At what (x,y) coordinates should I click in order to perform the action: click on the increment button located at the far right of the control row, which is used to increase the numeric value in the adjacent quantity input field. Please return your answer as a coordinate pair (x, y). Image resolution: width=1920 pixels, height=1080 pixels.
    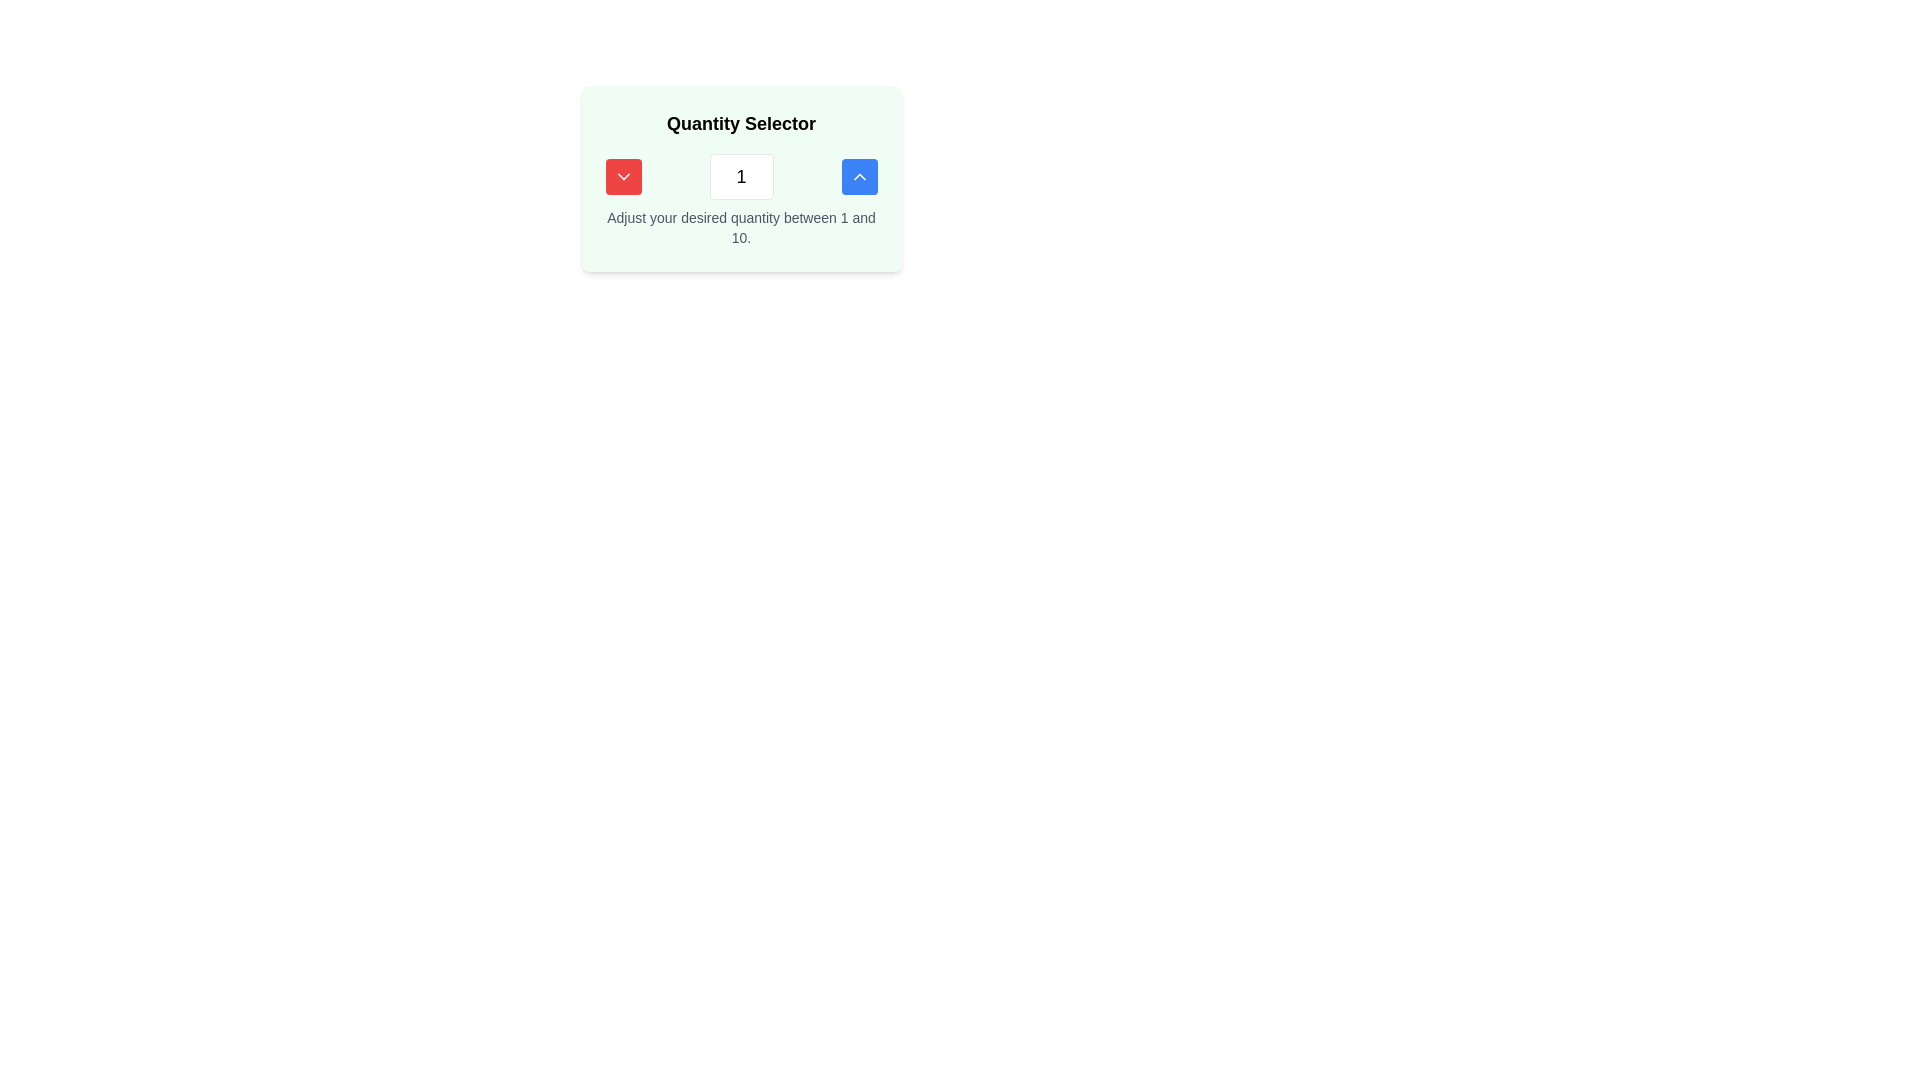
    Looking at the image, I should click on (859, 176).